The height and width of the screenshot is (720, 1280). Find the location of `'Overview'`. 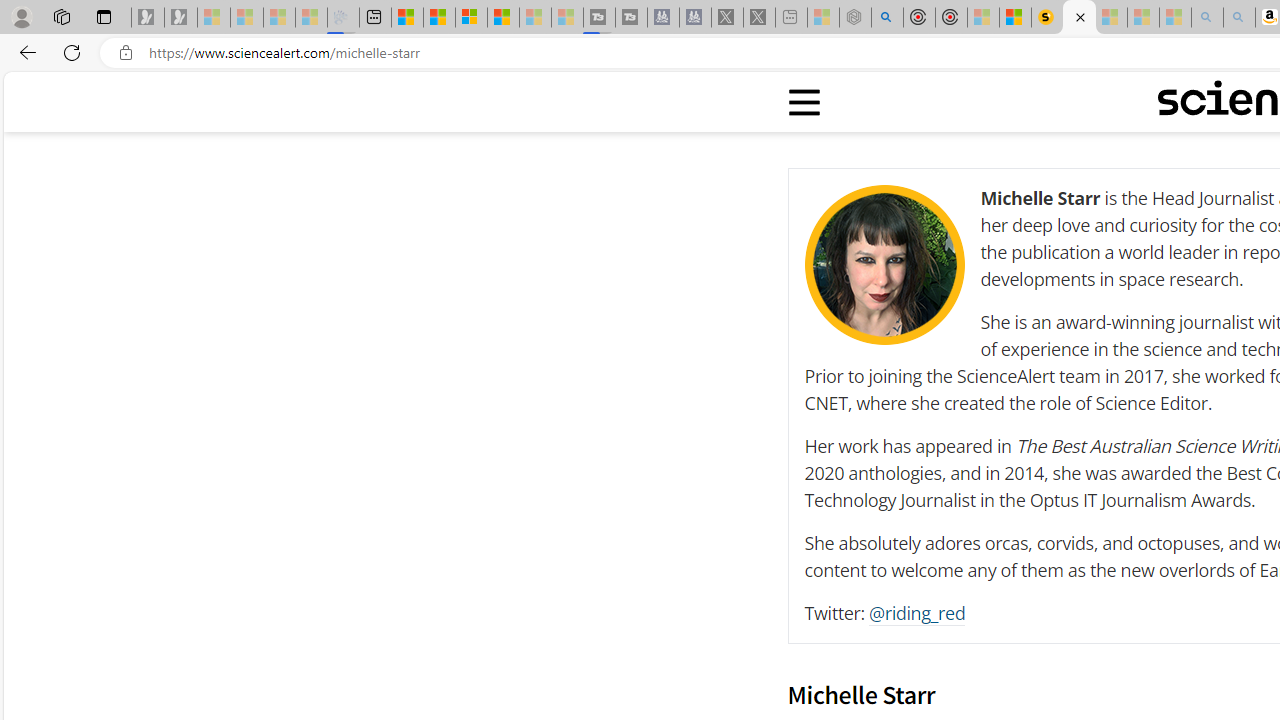

'Overview' is located at coordinates (470, 17).